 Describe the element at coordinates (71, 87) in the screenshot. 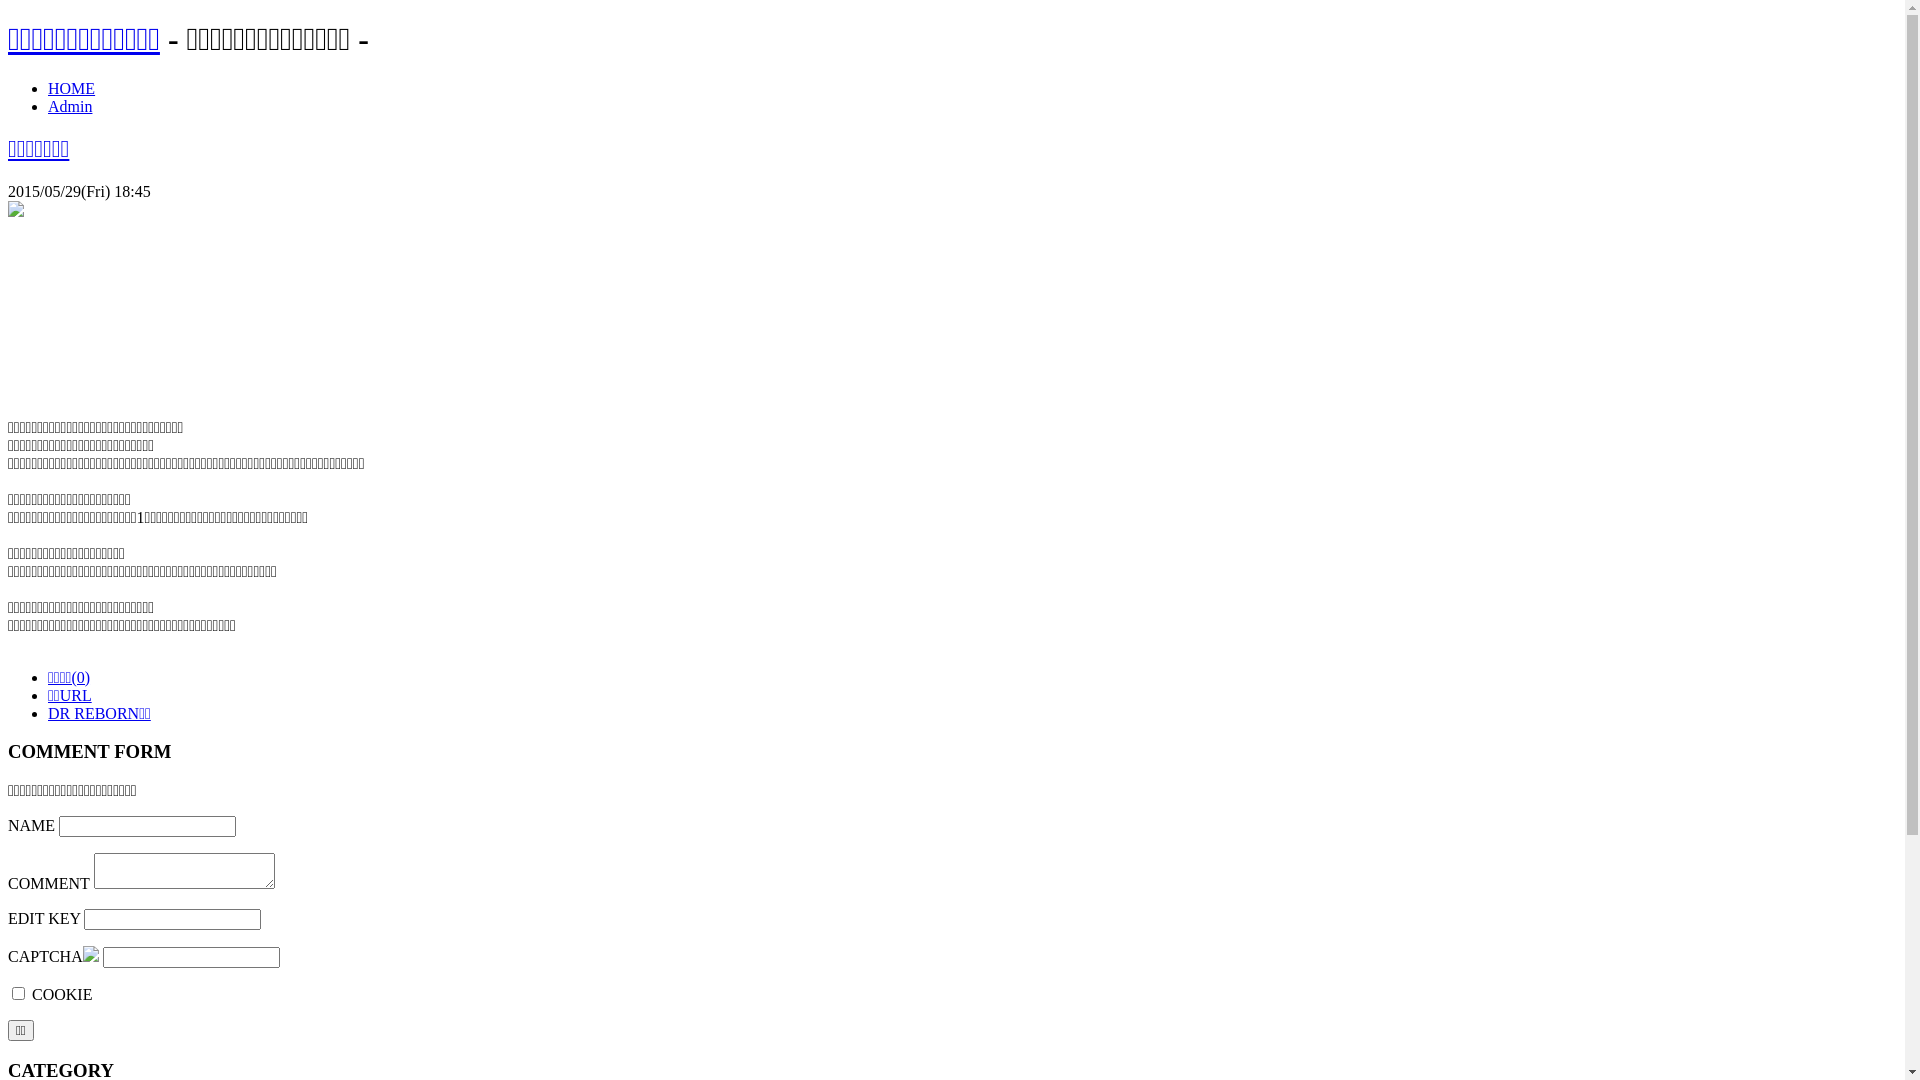

I see `'HOME'` at that location.